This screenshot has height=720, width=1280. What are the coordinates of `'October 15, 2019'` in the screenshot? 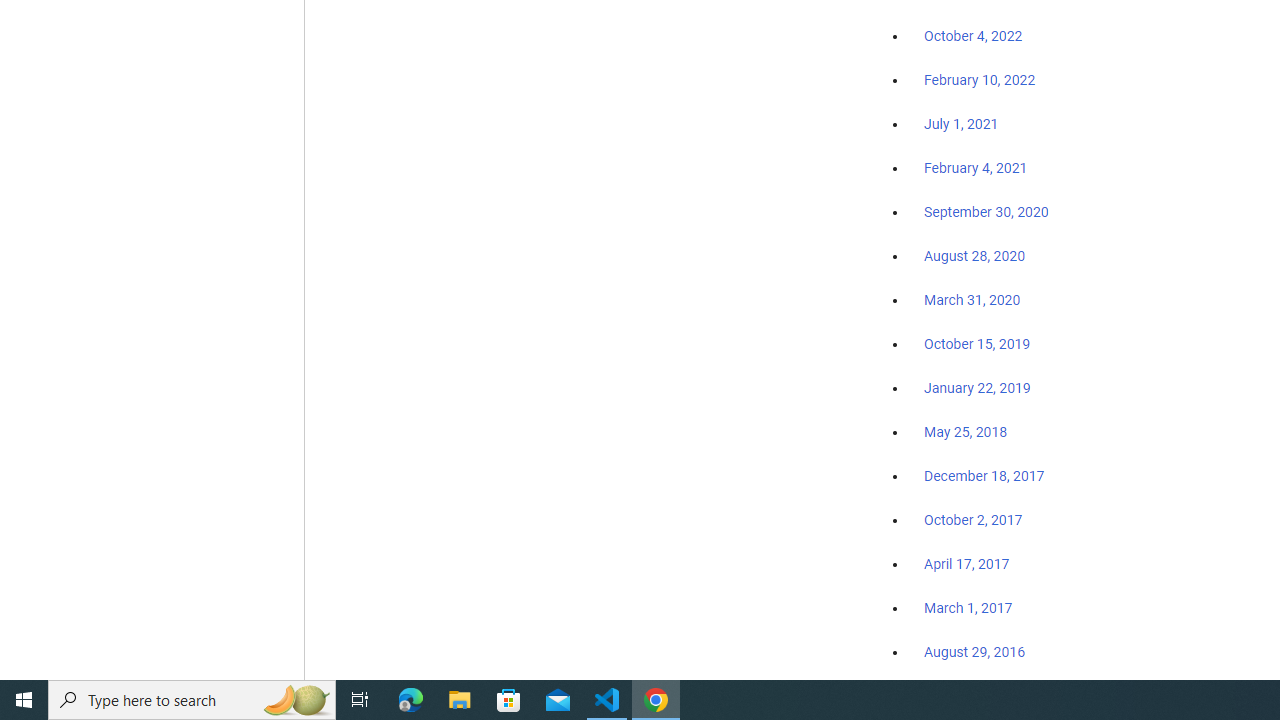 It's located at (977, 342).